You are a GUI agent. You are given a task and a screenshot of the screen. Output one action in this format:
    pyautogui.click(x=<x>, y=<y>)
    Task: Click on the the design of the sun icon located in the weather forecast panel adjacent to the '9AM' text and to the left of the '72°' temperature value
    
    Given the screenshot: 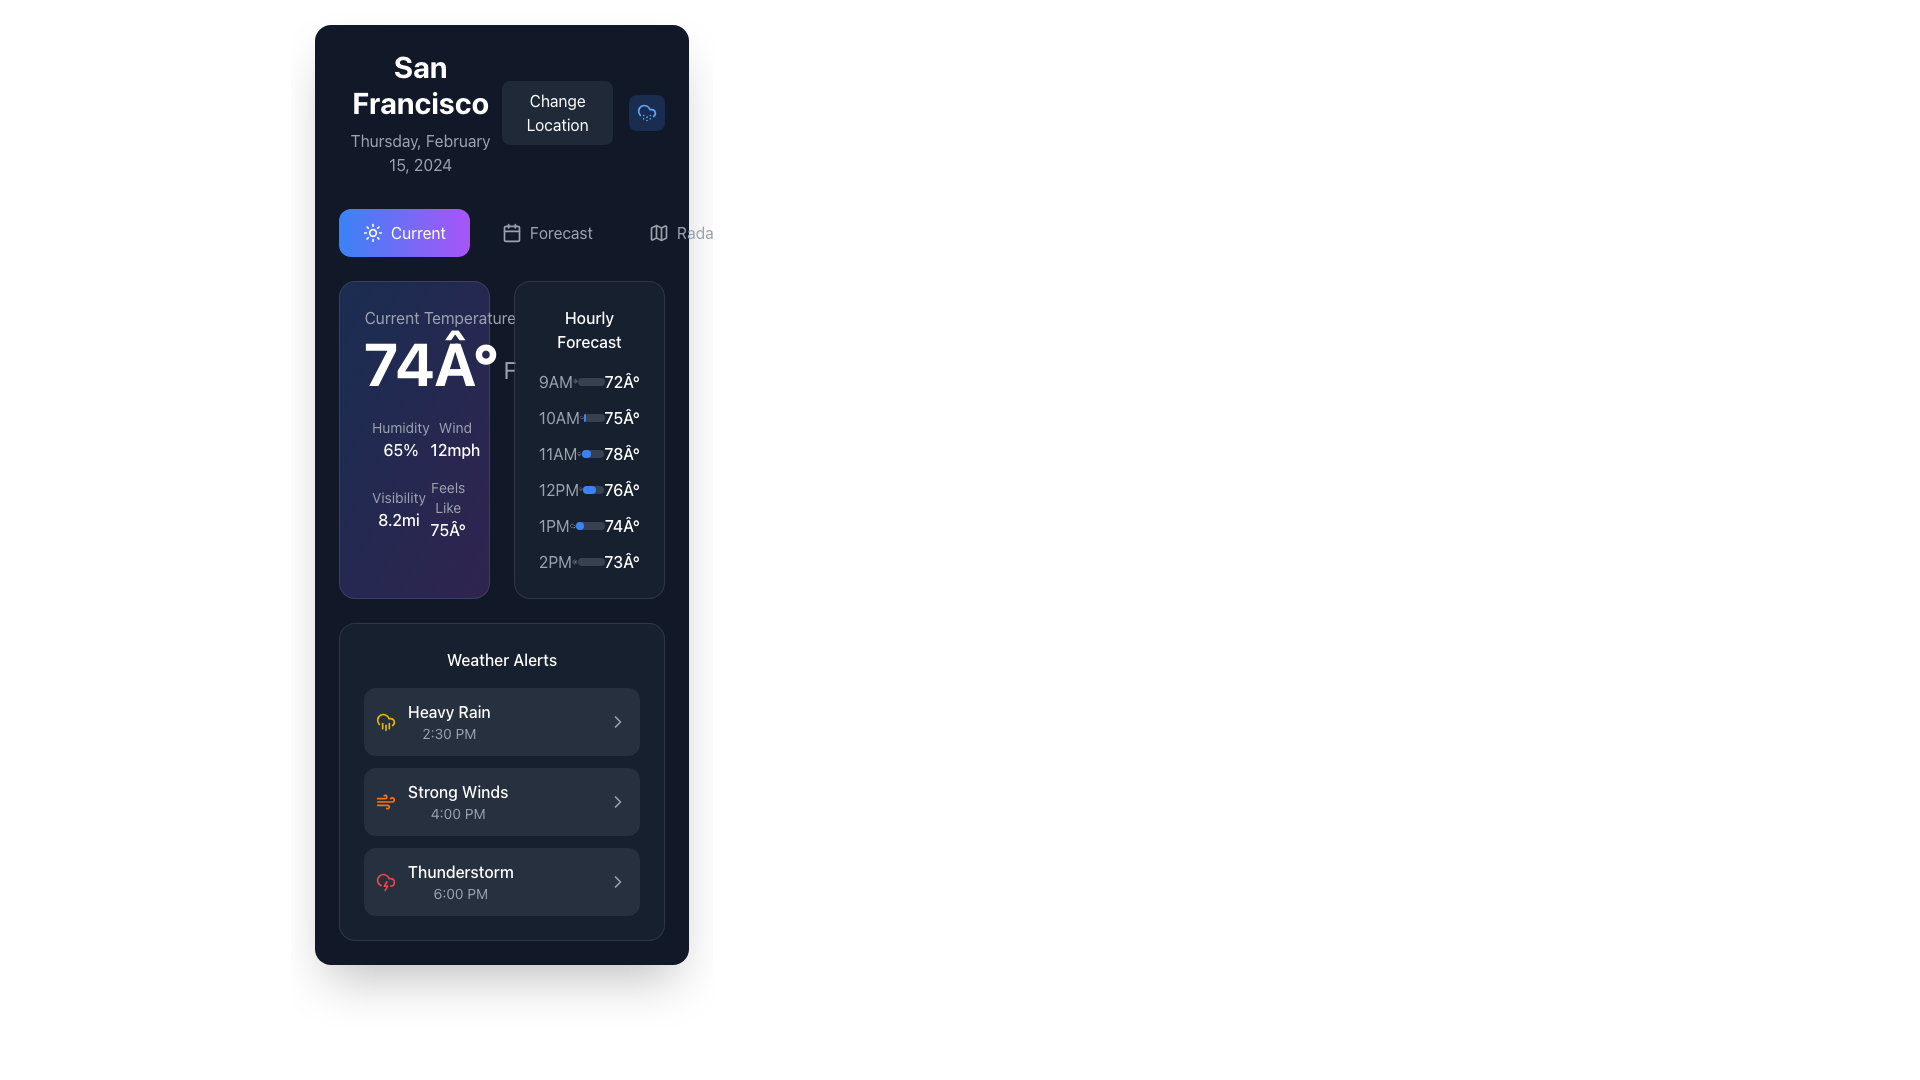 What is the action you would take?
    pyautogui.click(x=574, y=381)
    